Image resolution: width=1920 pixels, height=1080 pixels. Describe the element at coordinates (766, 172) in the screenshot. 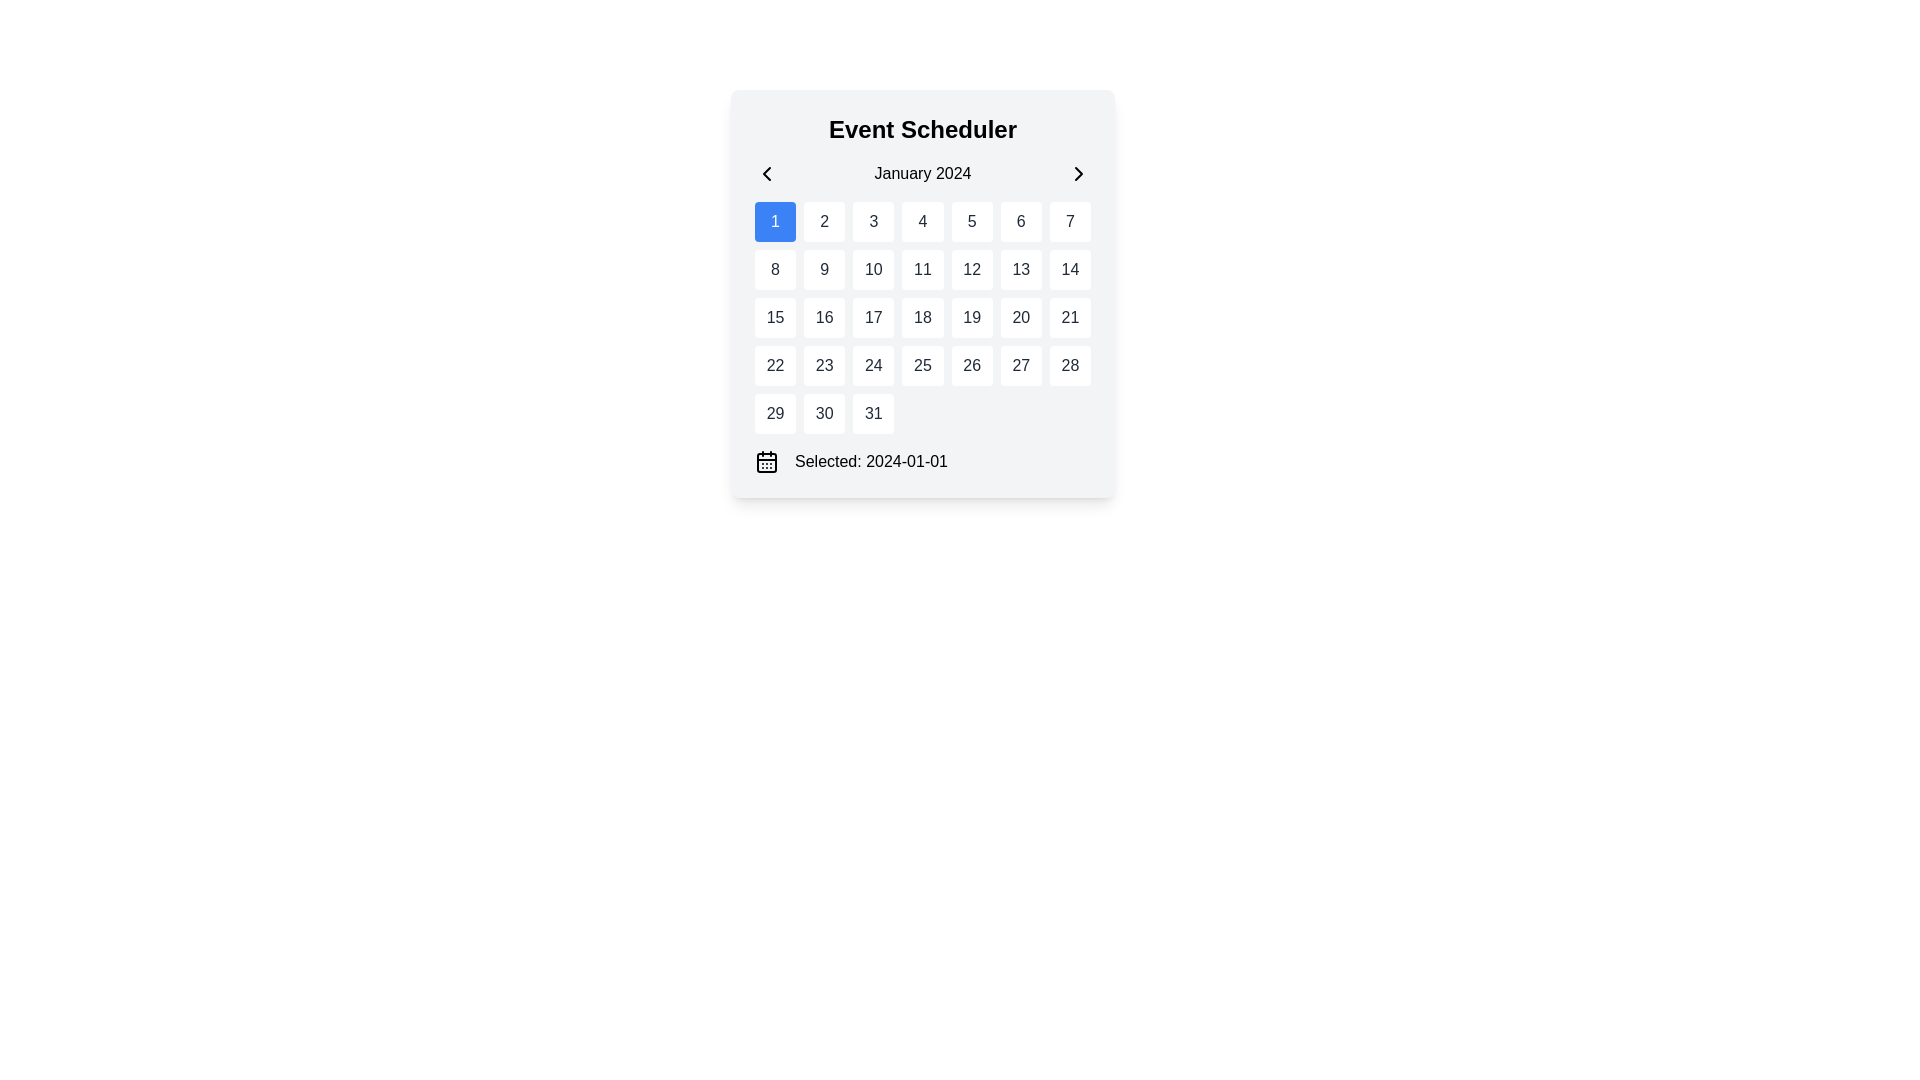

I see `the left-pointing arrow icon located at the top-left corner of the calendar interface` at that location.